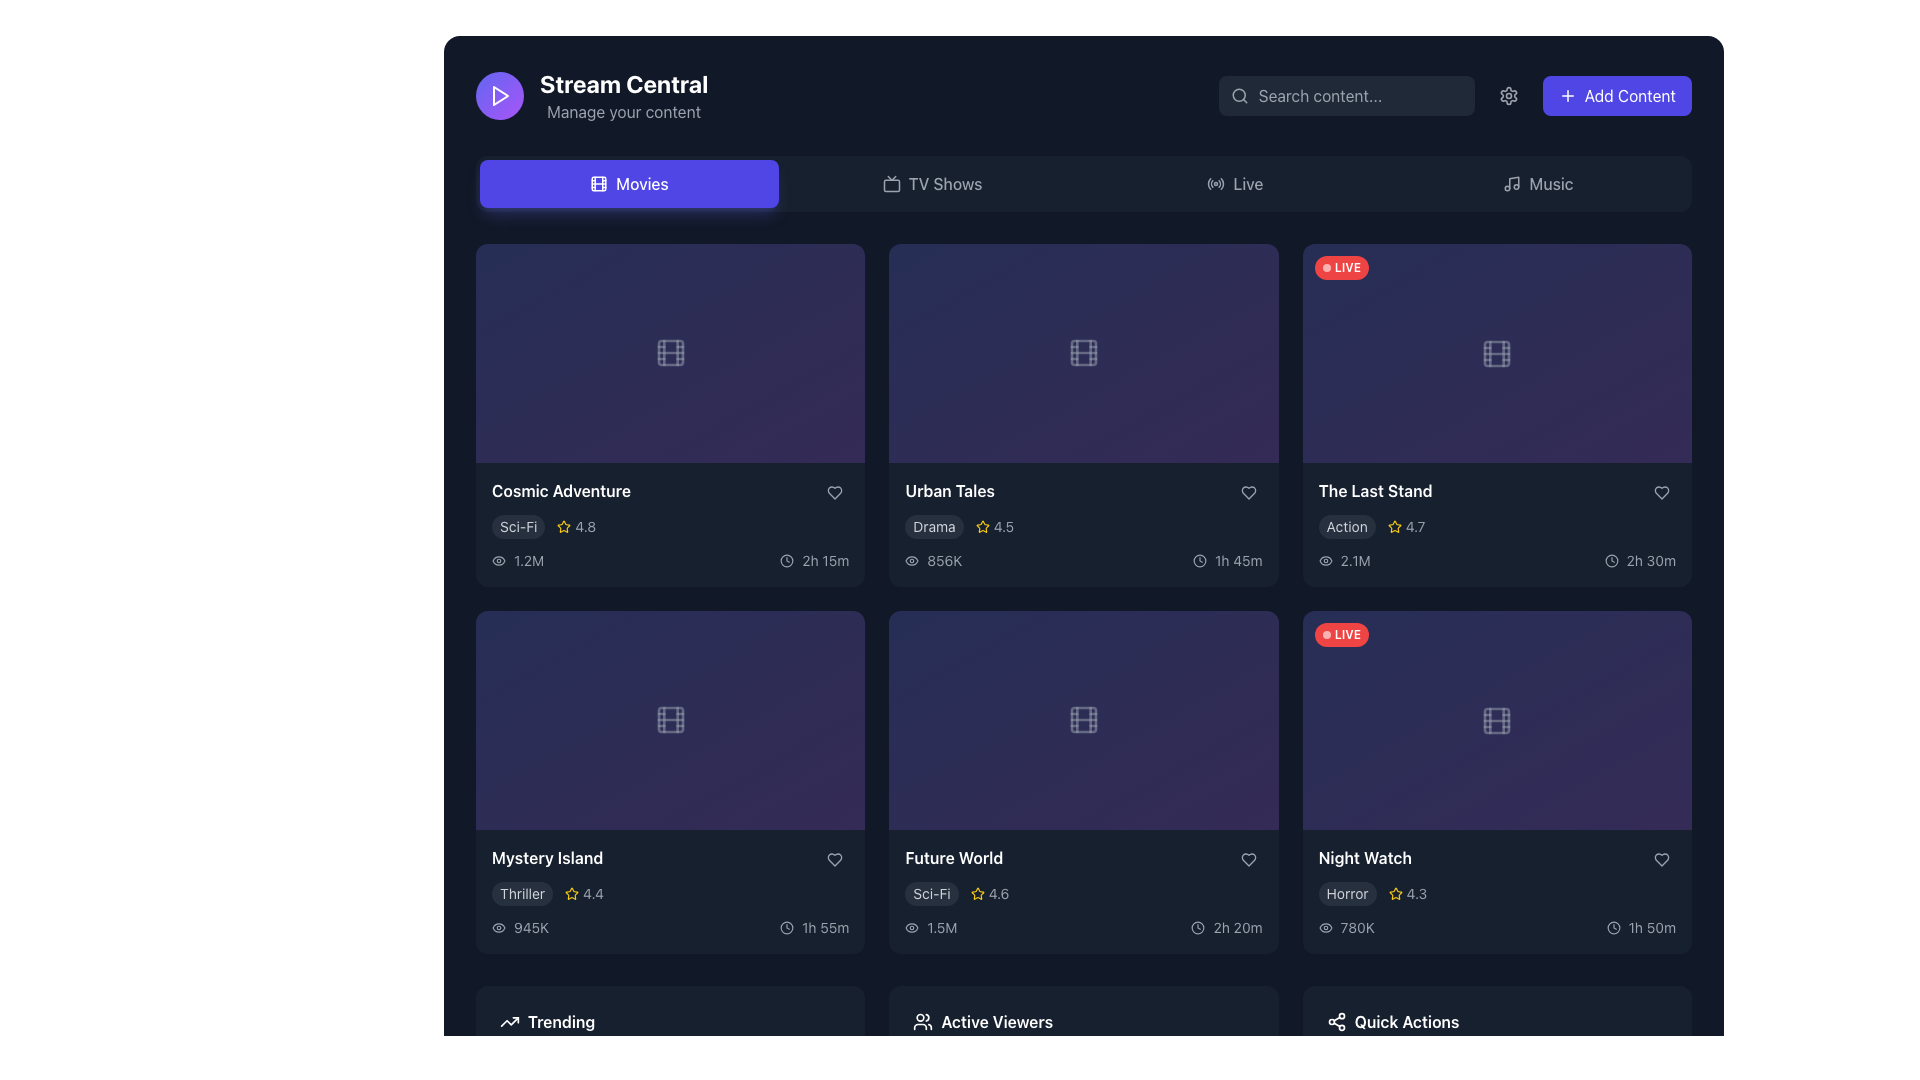  I want to click on the gear icon button in the top navigation bar, so click(1508, 96).